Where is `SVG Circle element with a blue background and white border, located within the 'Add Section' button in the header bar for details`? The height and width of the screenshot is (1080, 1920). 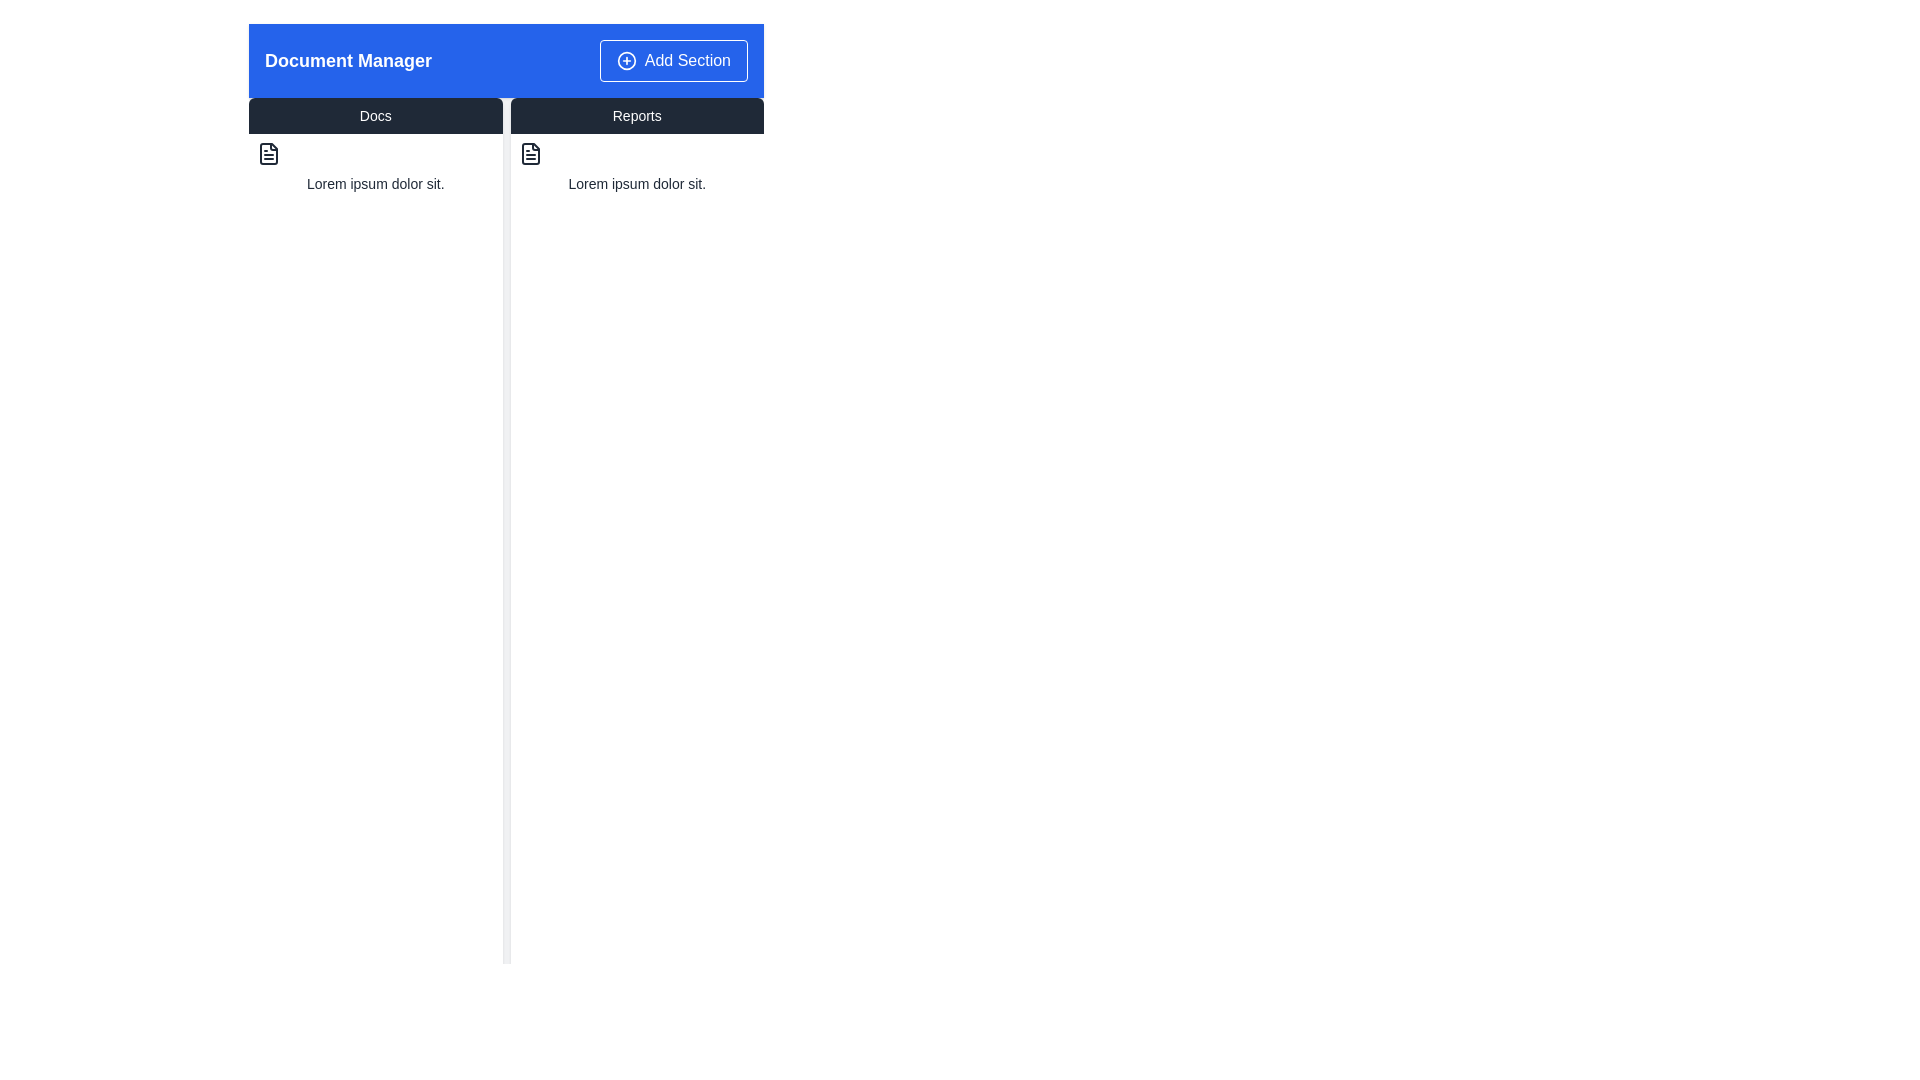 SVG Circle element with a blue background and white border, located within the 'Add Section' button in the header bar for details is located at coordinates (625, 60).